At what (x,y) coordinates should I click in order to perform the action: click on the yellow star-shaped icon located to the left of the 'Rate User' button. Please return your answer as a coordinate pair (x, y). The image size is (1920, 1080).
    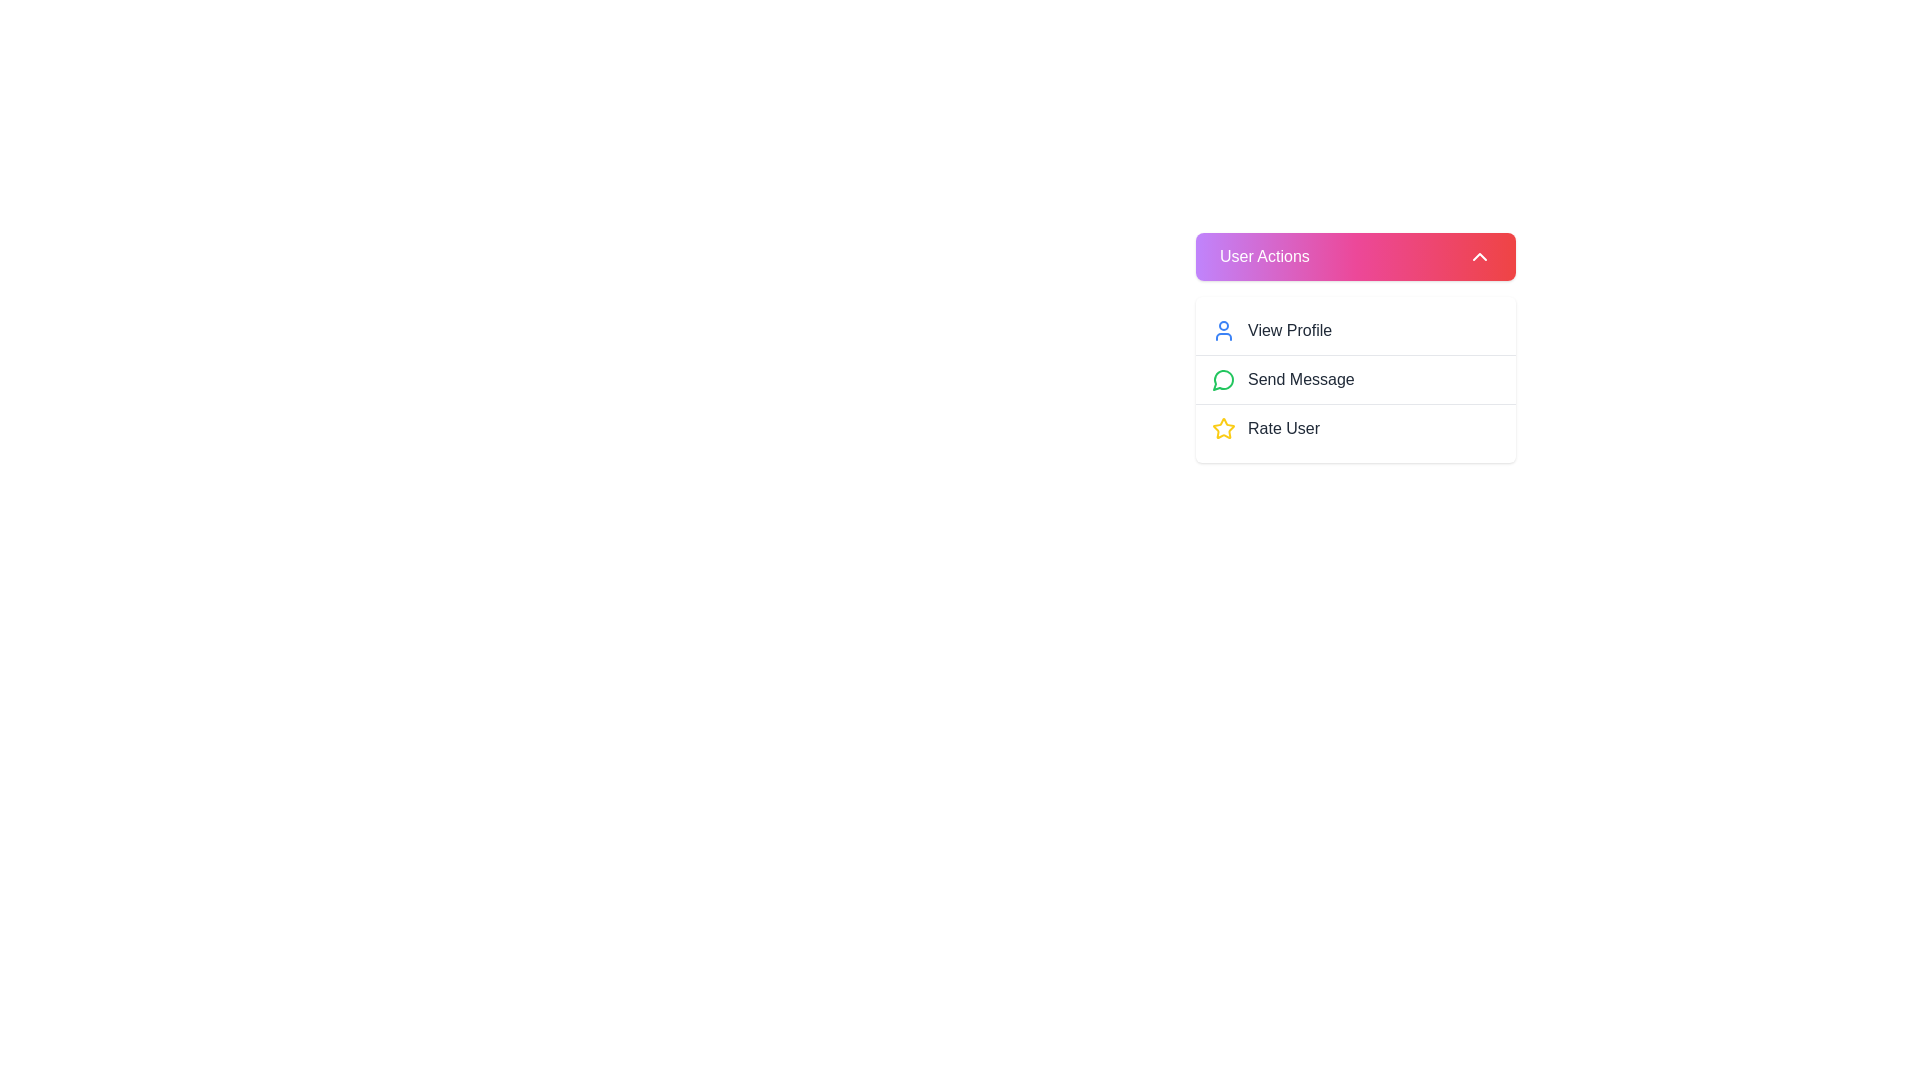
    Looking at the image, I should click on (1223, 427).